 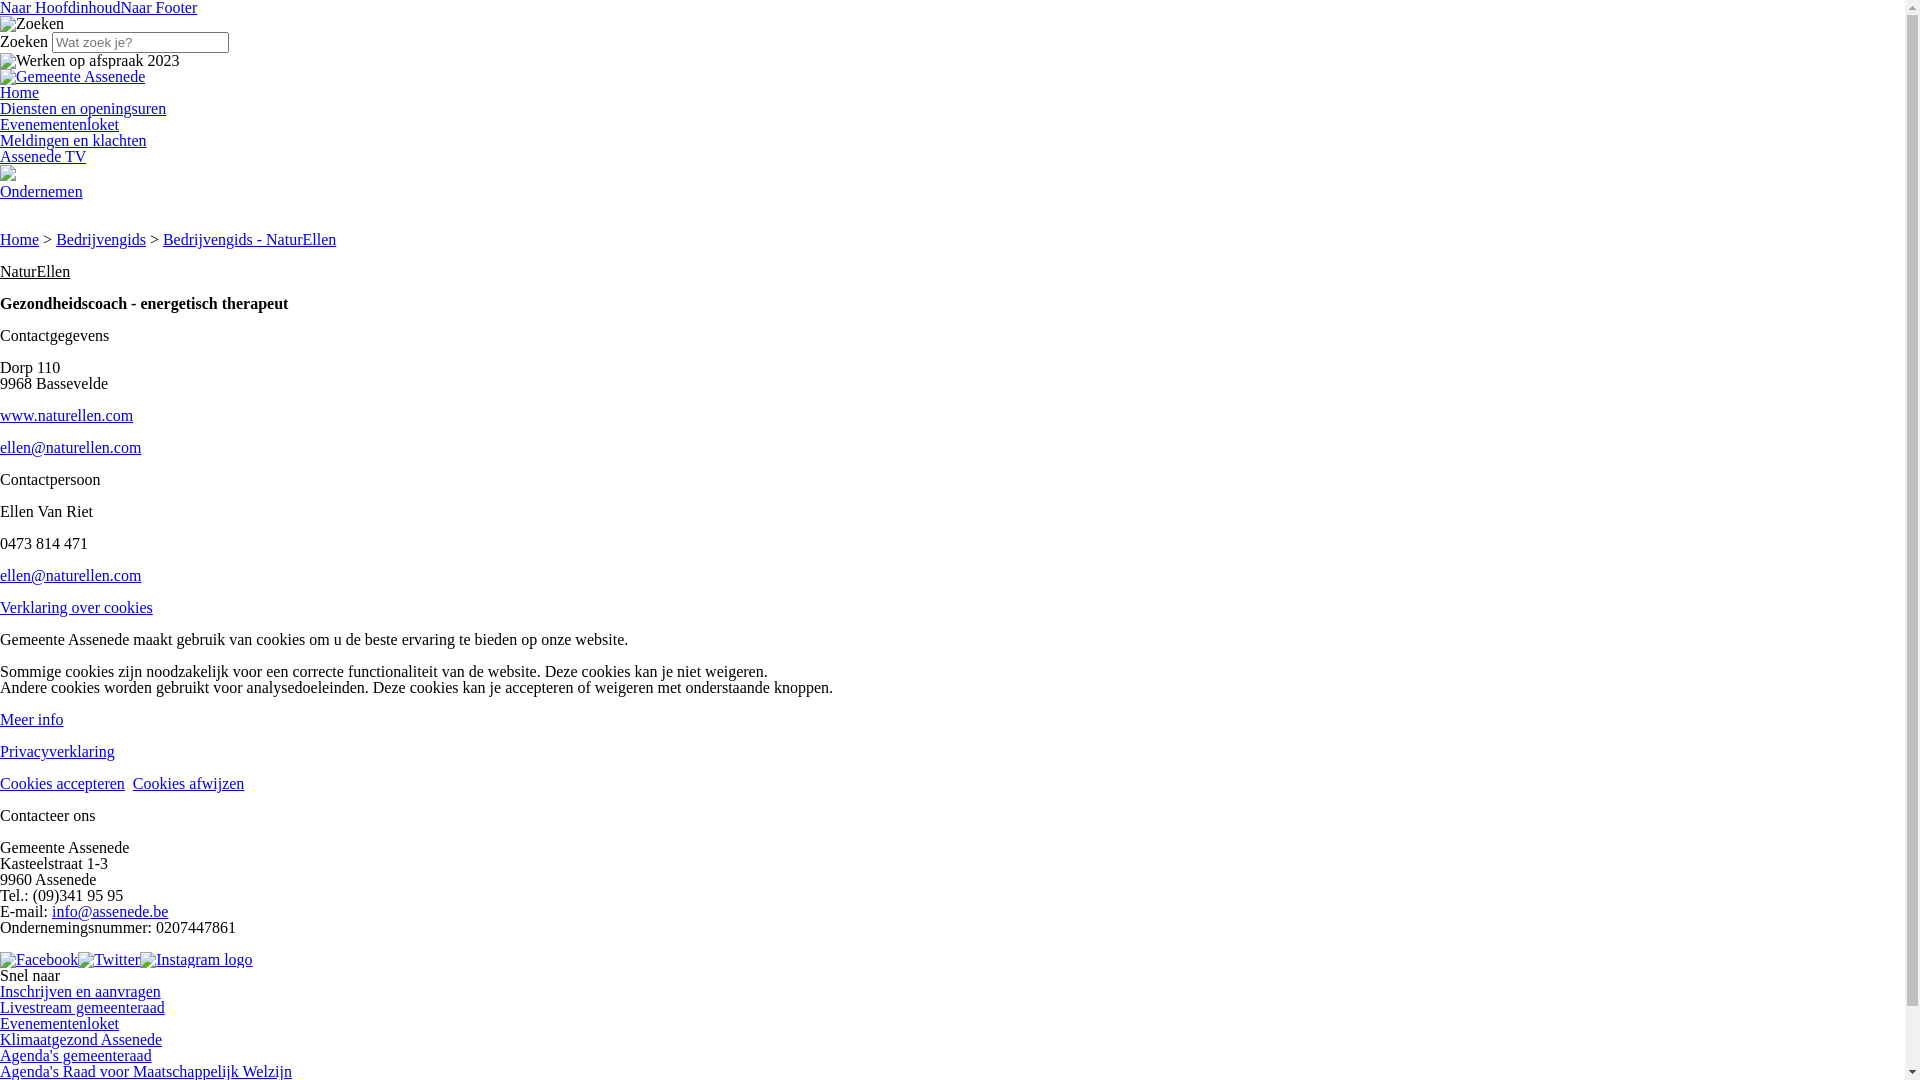 What do you see at coordinates (0, 108) in the screenshot?
I see `'Diensten en openingsuren'` at bounding box center [0, 108].